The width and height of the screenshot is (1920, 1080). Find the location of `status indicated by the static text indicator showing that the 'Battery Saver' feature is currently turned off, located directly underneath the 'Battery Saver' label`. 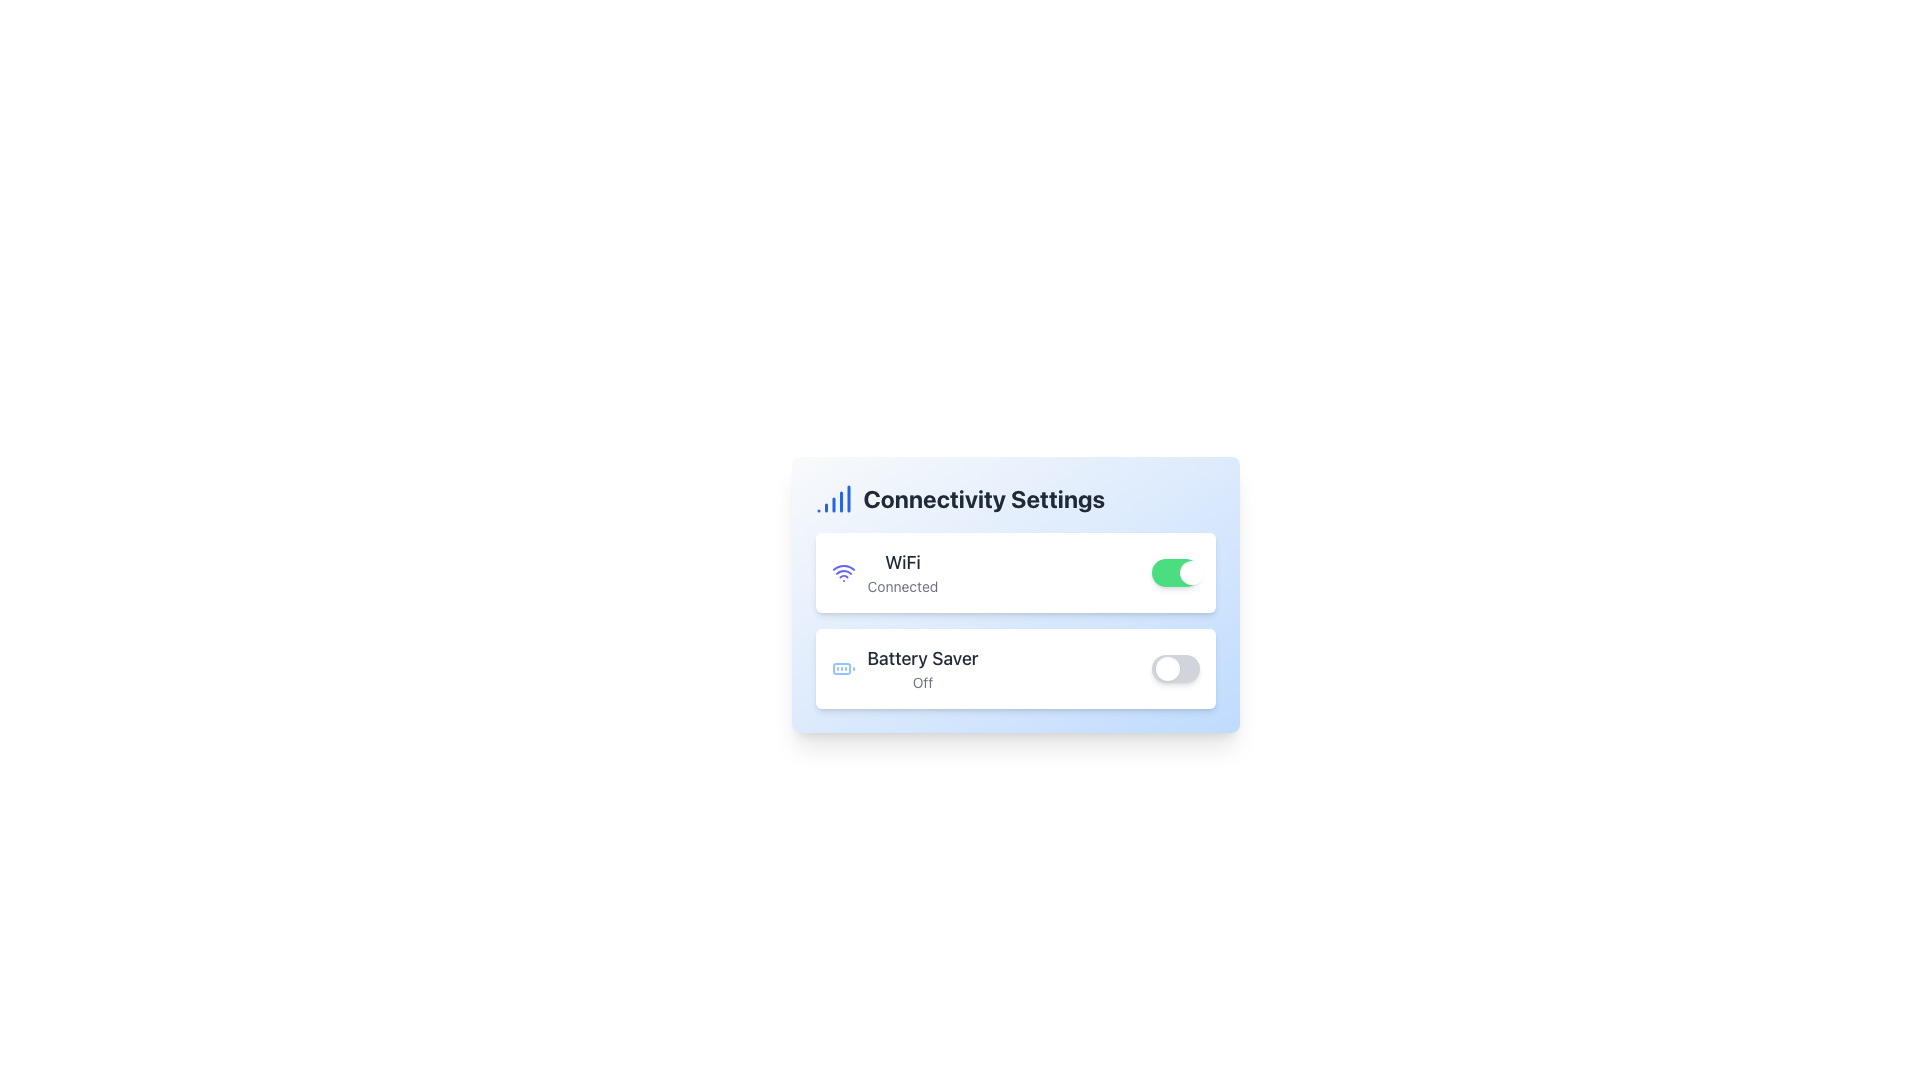

status indicated by the static text indicator showing that the 'Battery Saver' feature is currently turned off, located directly underneath the 'Battery Saver' label is located at coordinates (921, 681).